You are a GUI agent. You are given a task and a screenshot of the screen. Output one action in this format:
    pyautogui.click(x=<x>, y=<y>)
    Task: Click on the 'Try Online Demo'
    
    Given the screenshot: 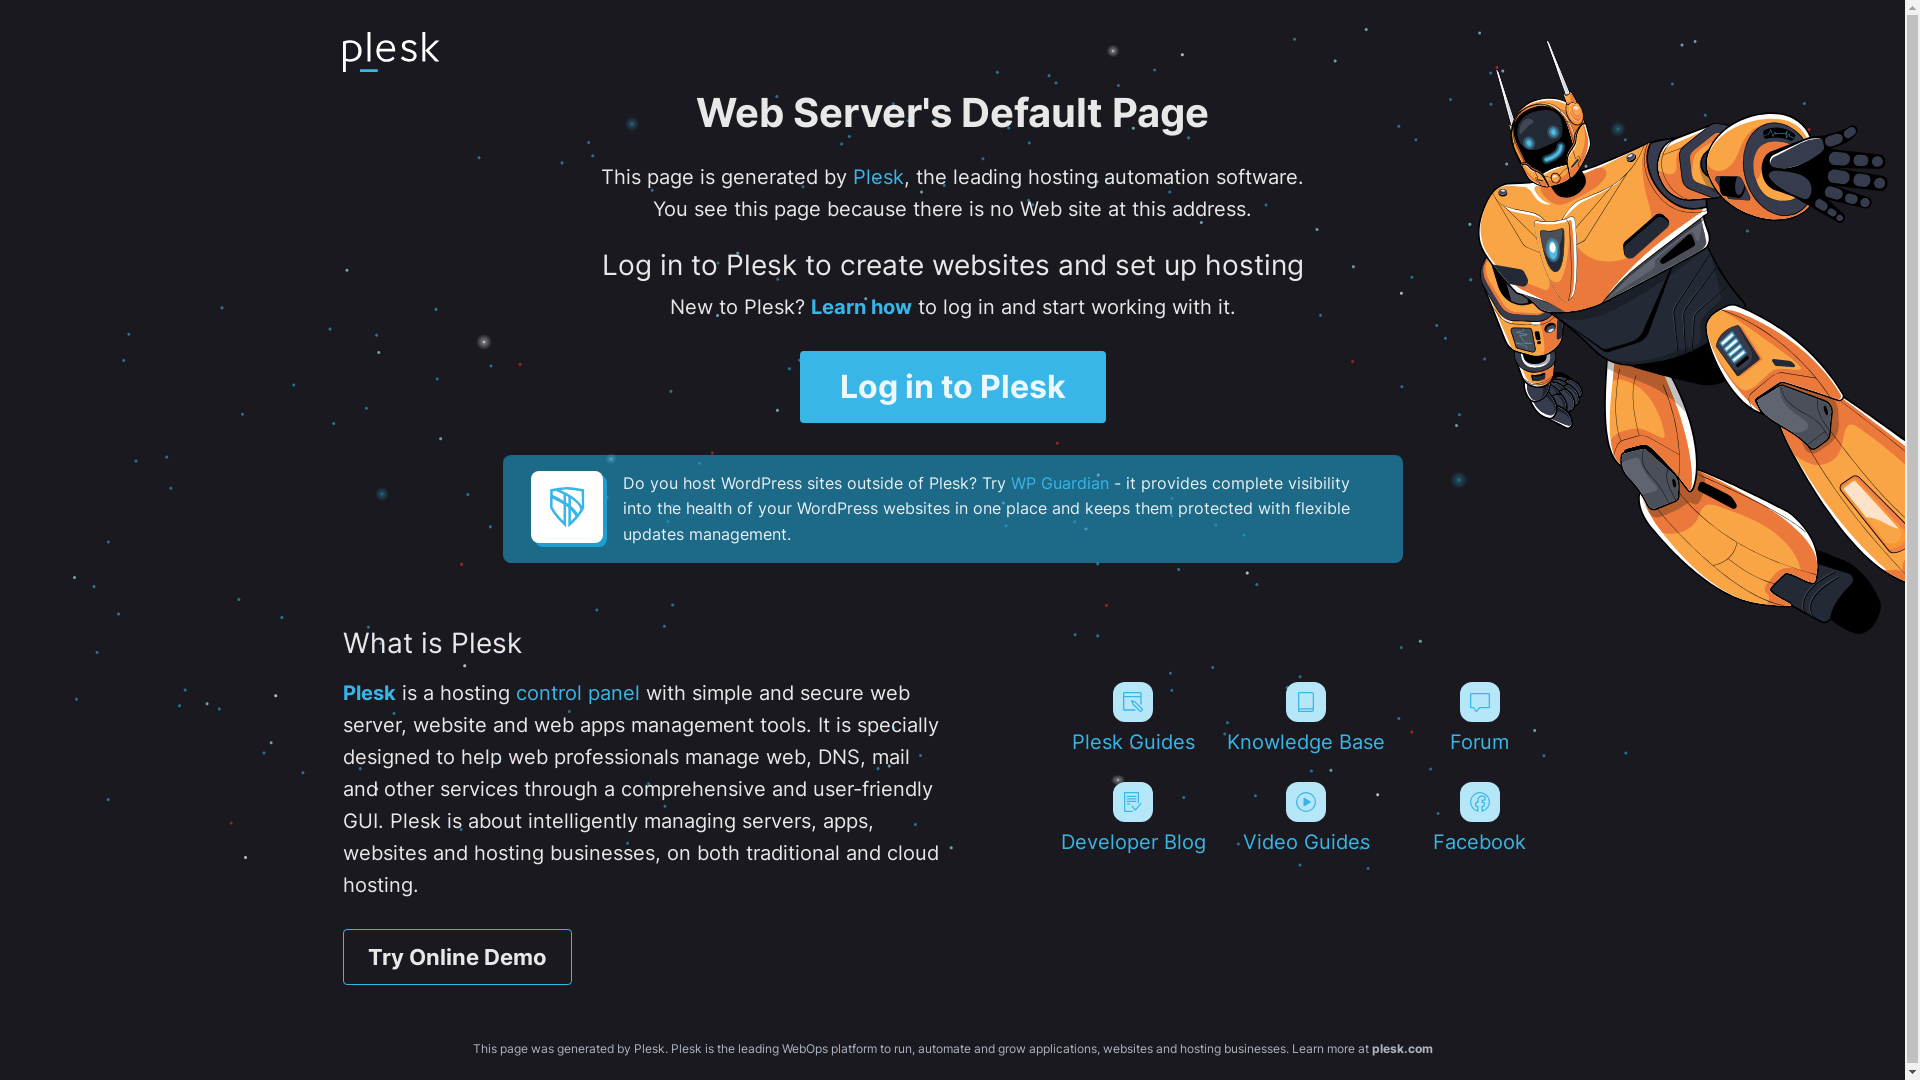 What is the action you would take?
    pyautogui.click(x=455, y=955)
    